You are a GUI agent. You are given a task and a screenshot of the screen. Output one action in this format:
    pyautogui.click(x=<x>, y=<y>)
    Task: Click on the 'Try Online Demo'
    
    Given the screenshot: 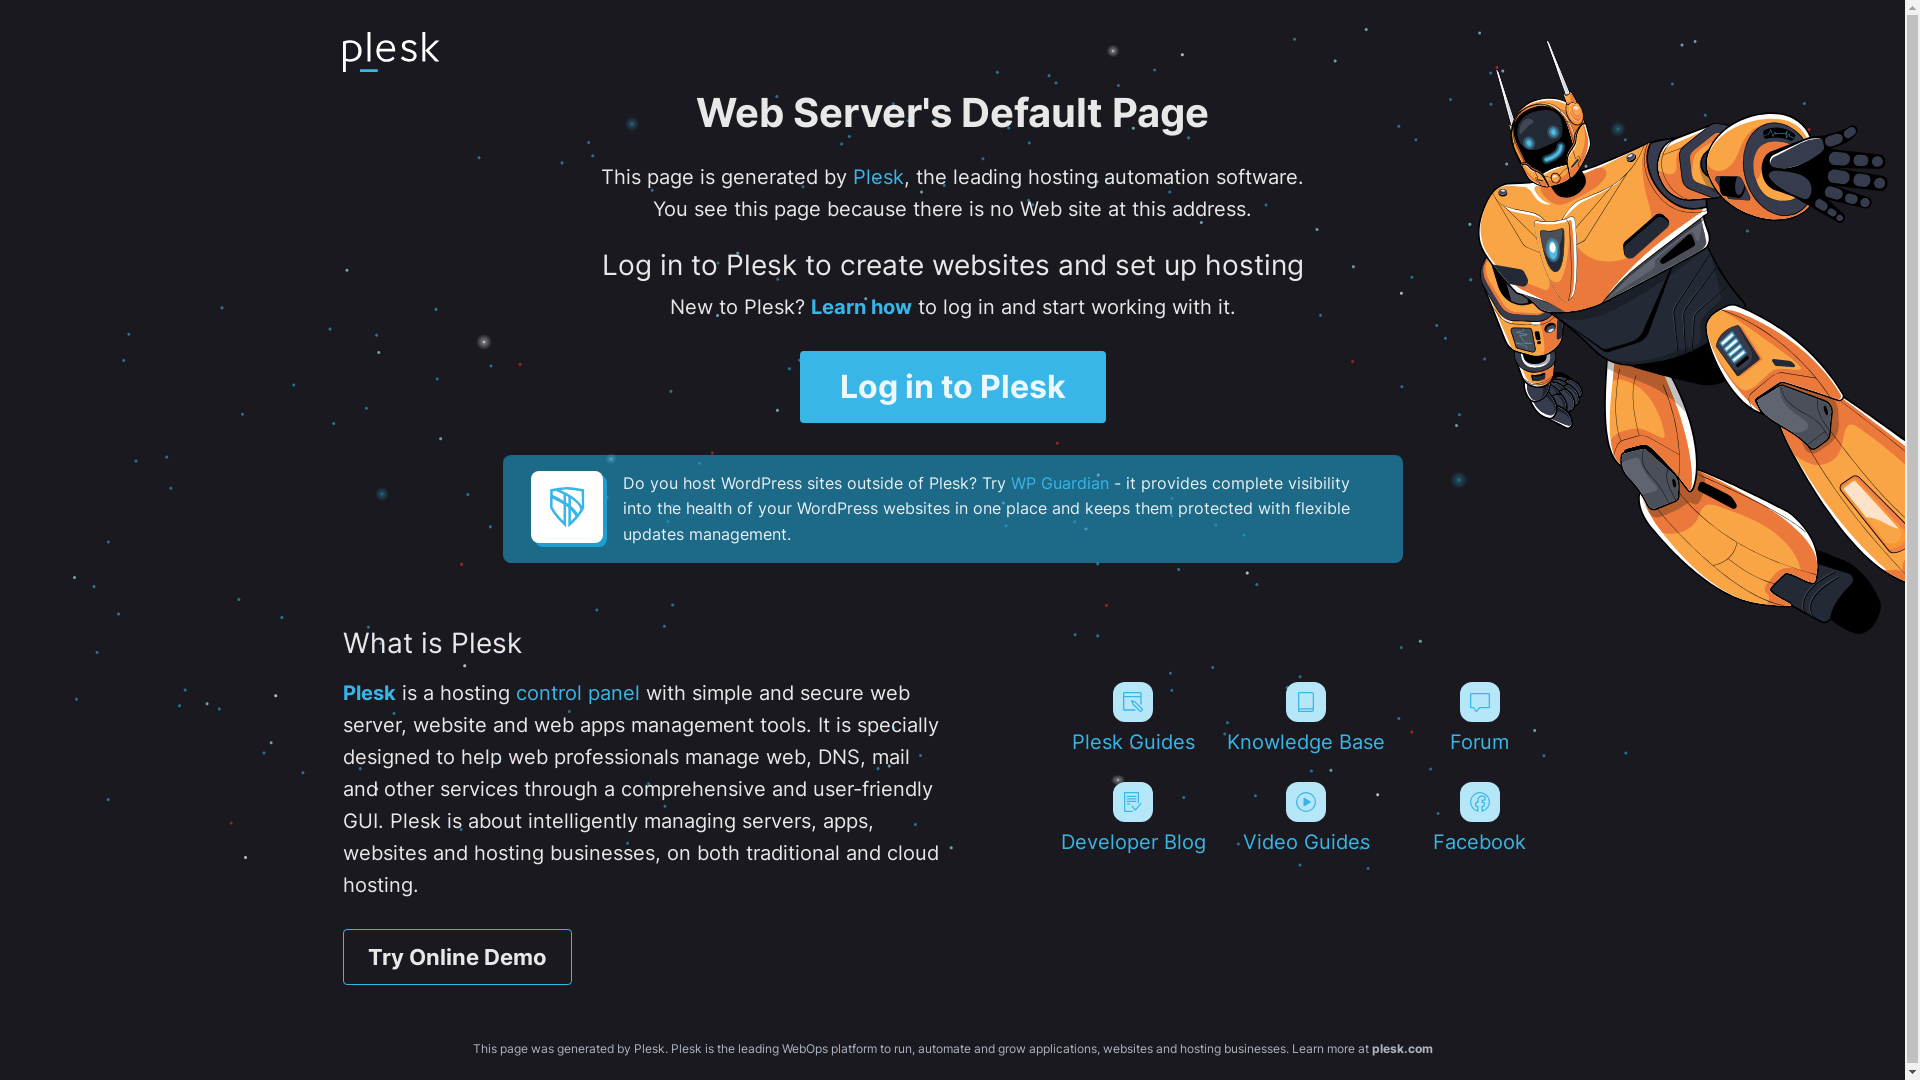 What is the action you would take?
    pyautogui.click(x=455, y=955)
    